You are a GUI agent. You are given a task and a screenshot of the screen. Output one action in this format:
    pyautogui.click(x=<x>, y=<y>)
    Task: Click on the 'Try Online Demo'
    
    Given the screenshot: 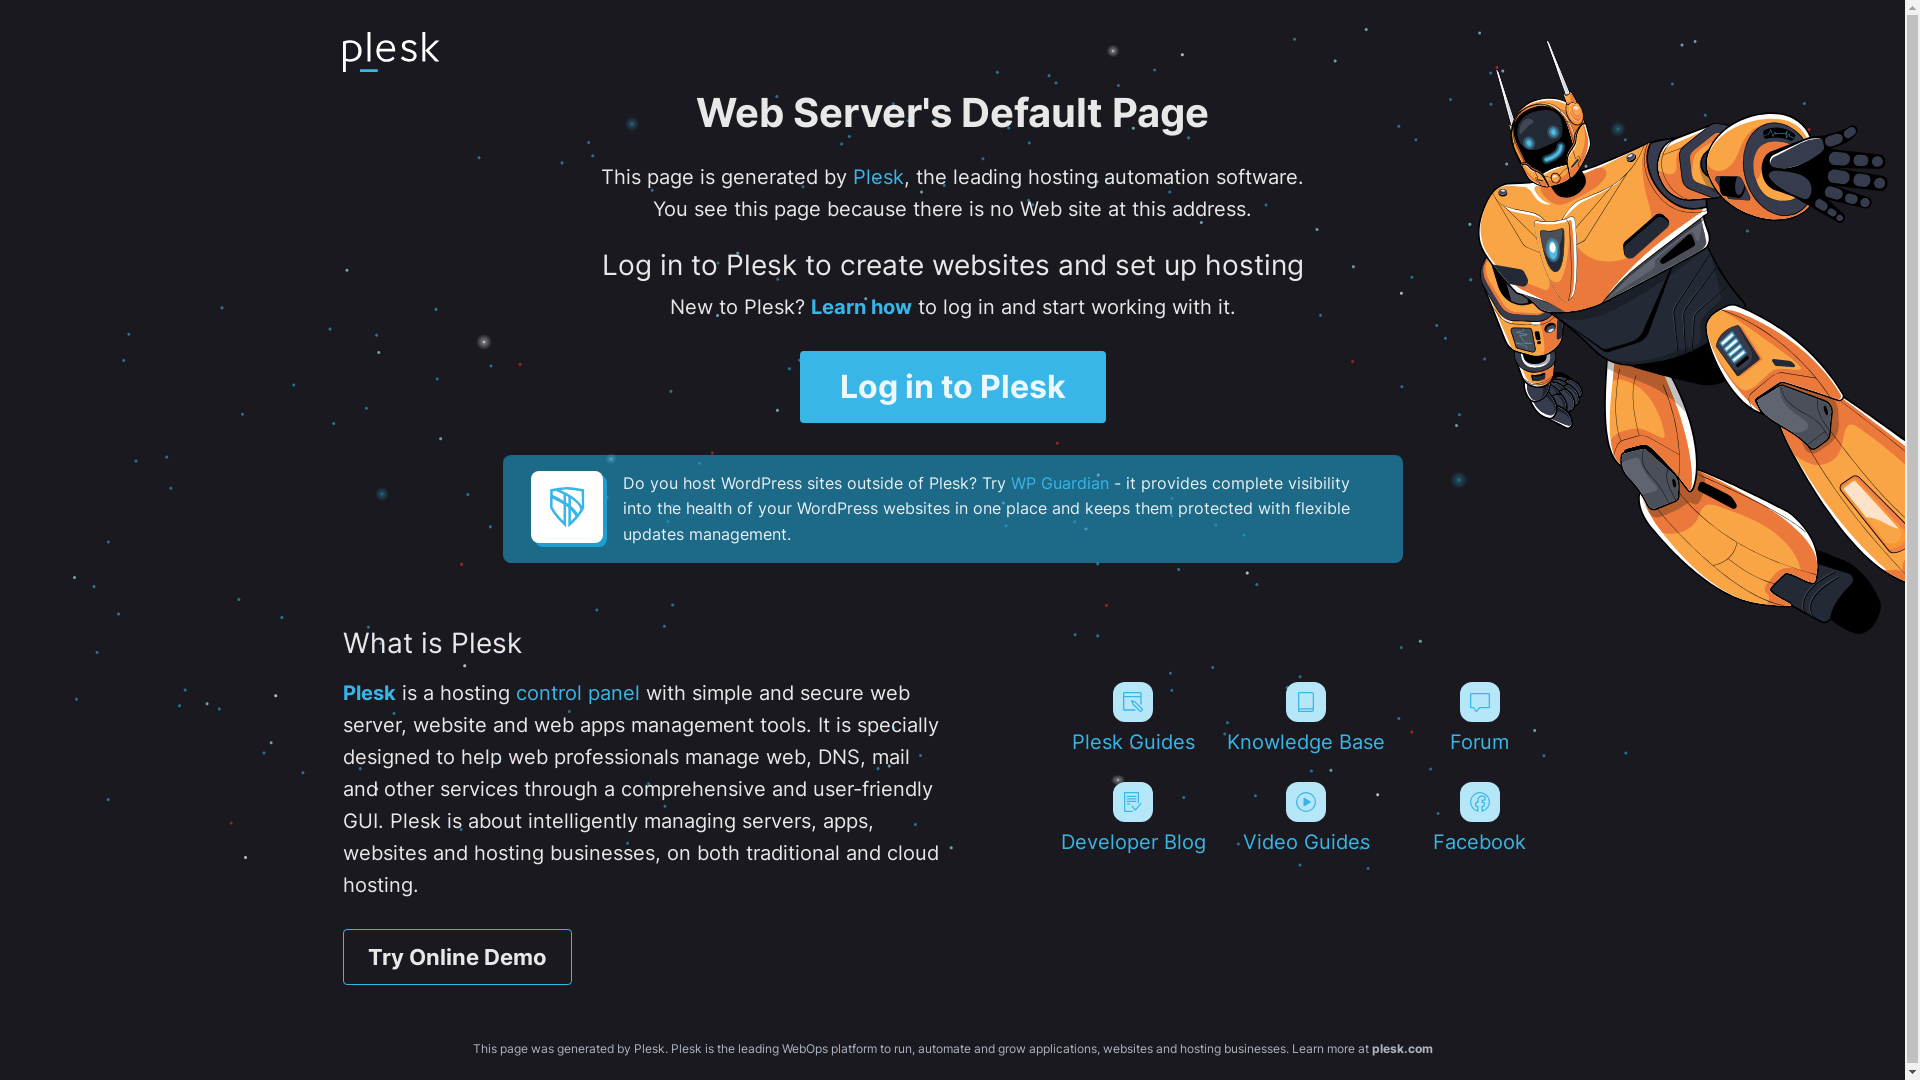 What is the action you would take?
    pyautogui.click(x=455, y=955)
    